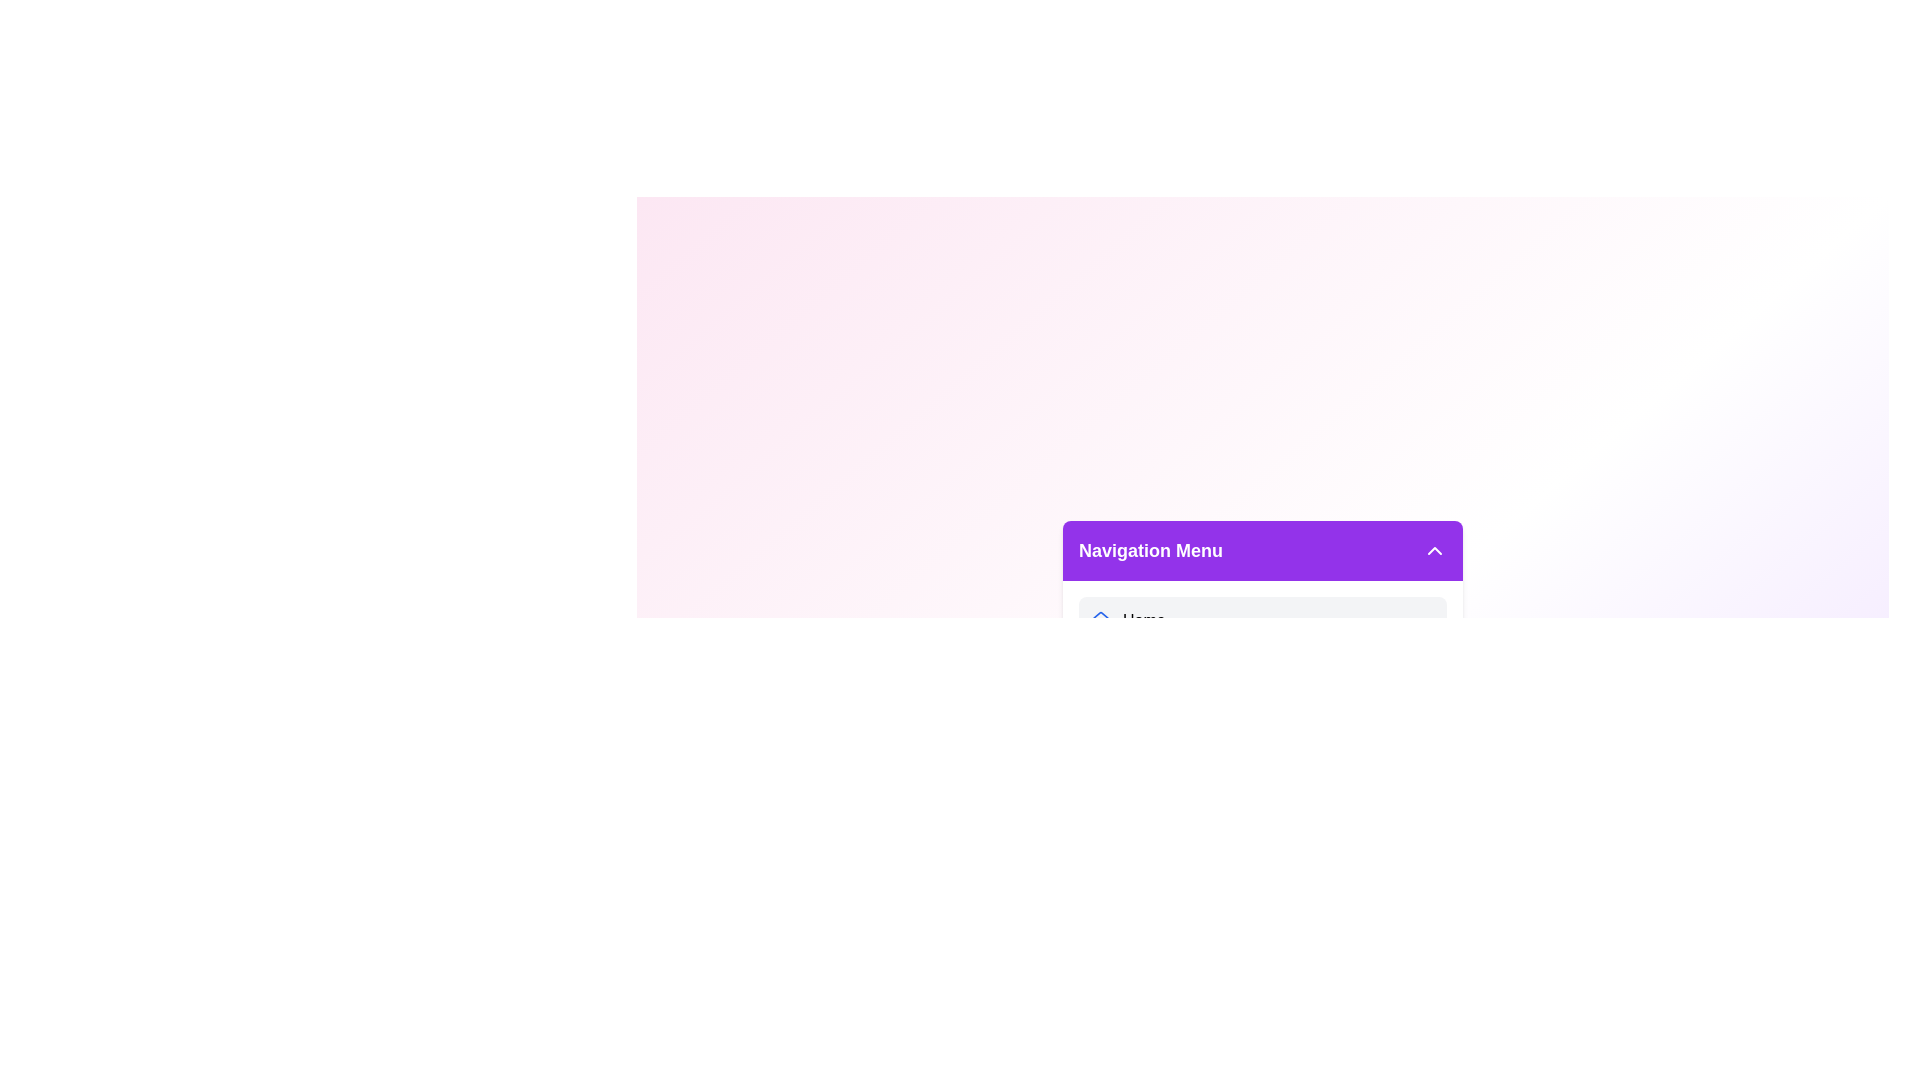 This screenshot has width=1920, height=1080. Describe the element at coordinates (1434, 551) in the screenshot. I see `the Chevron Icon` at that location.